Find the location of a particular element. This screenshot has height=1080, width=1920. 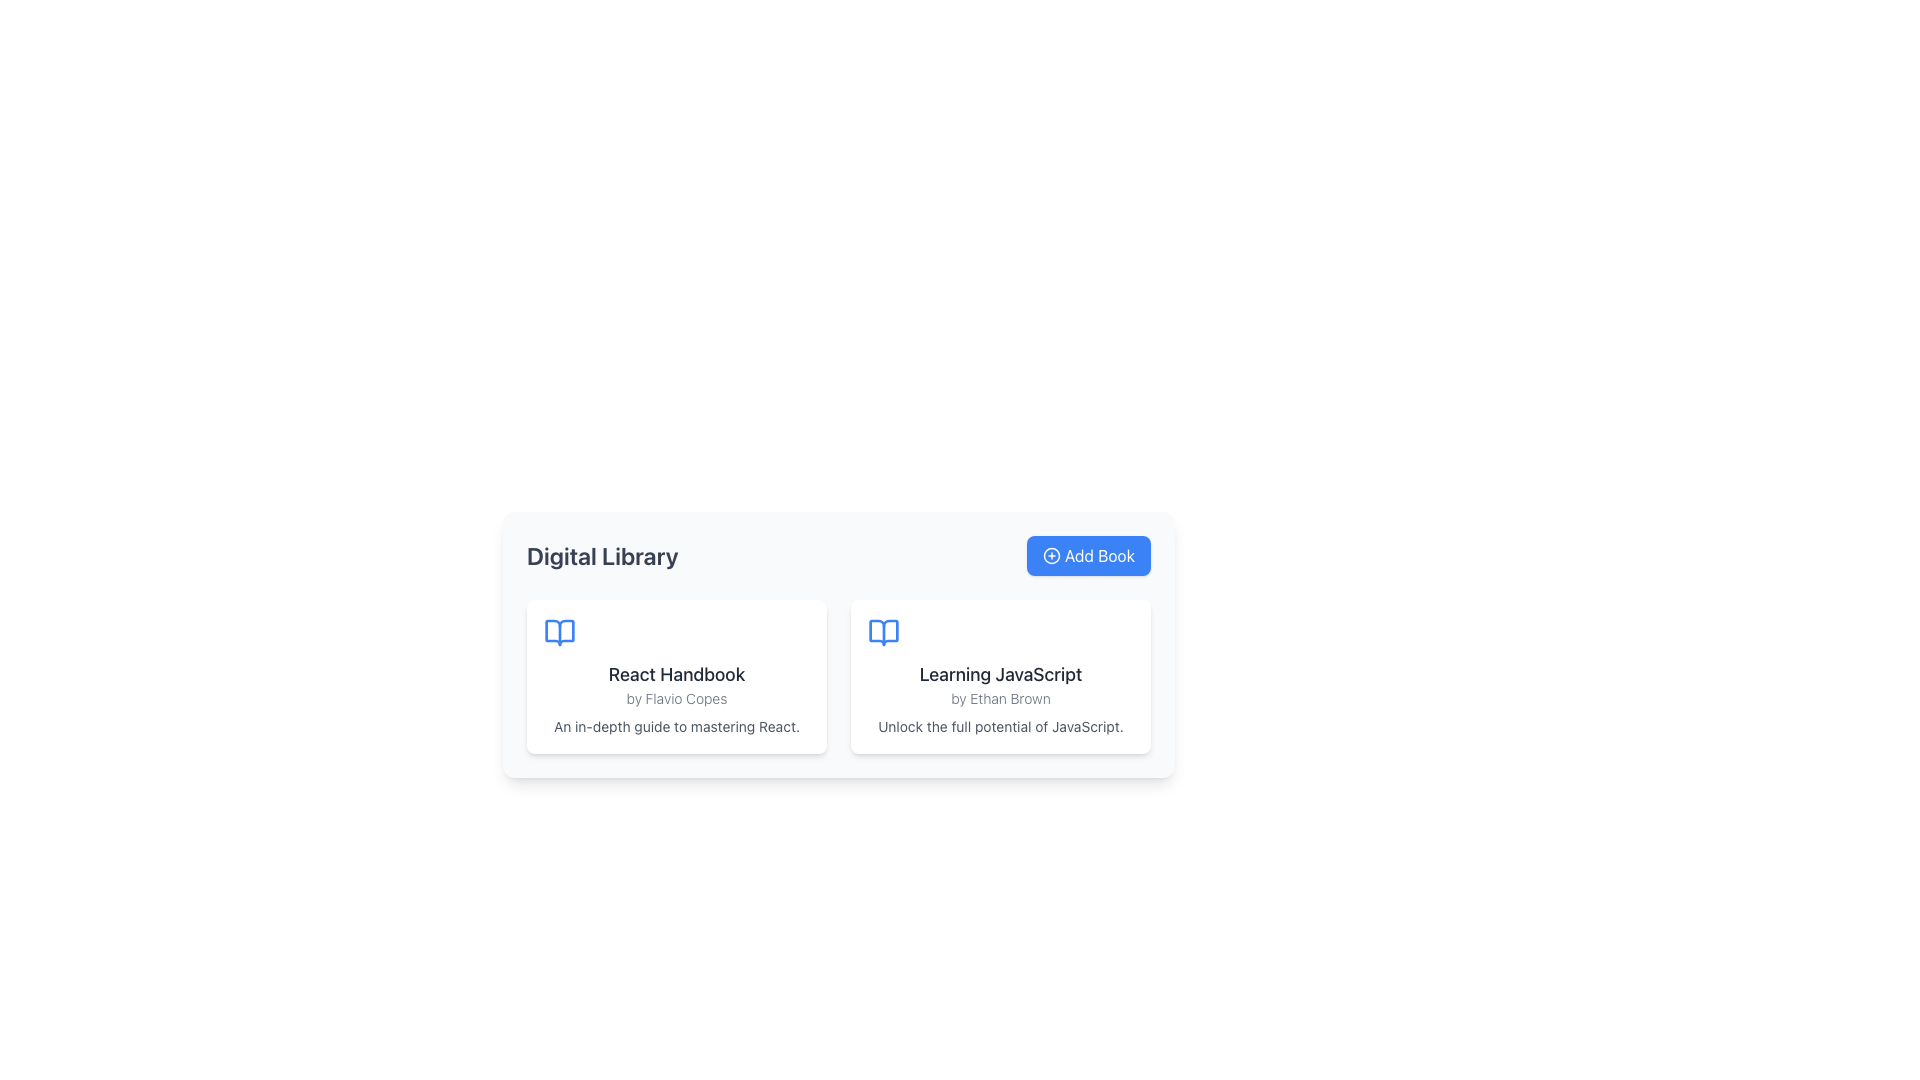

the circular SVG icon with a plus symbol located within the 'Add Book' button, which is positioned in the top-right corner of the displayed section above a list of books is located at coordinates (1050, 555).